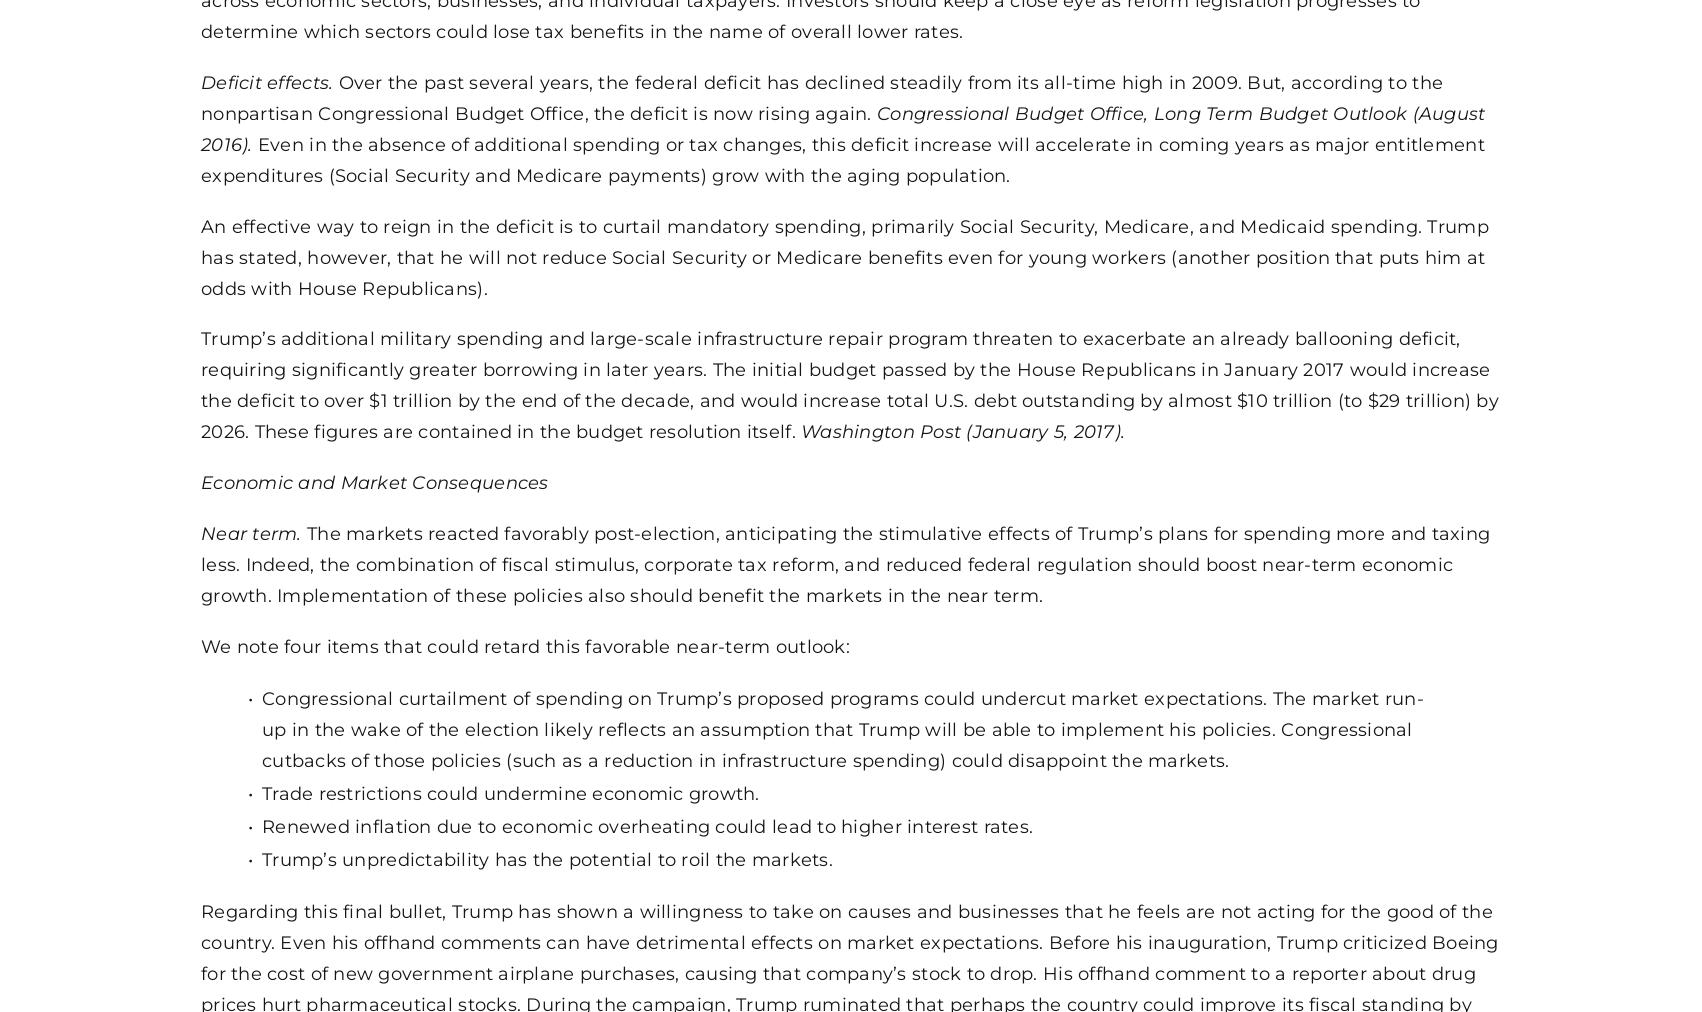 The image size is (1702, 1012). Describe the element at coordinates (524, 645) in the screenshot. I see `'We note four items that could retard this favorable near-term outlook:'` at that location.